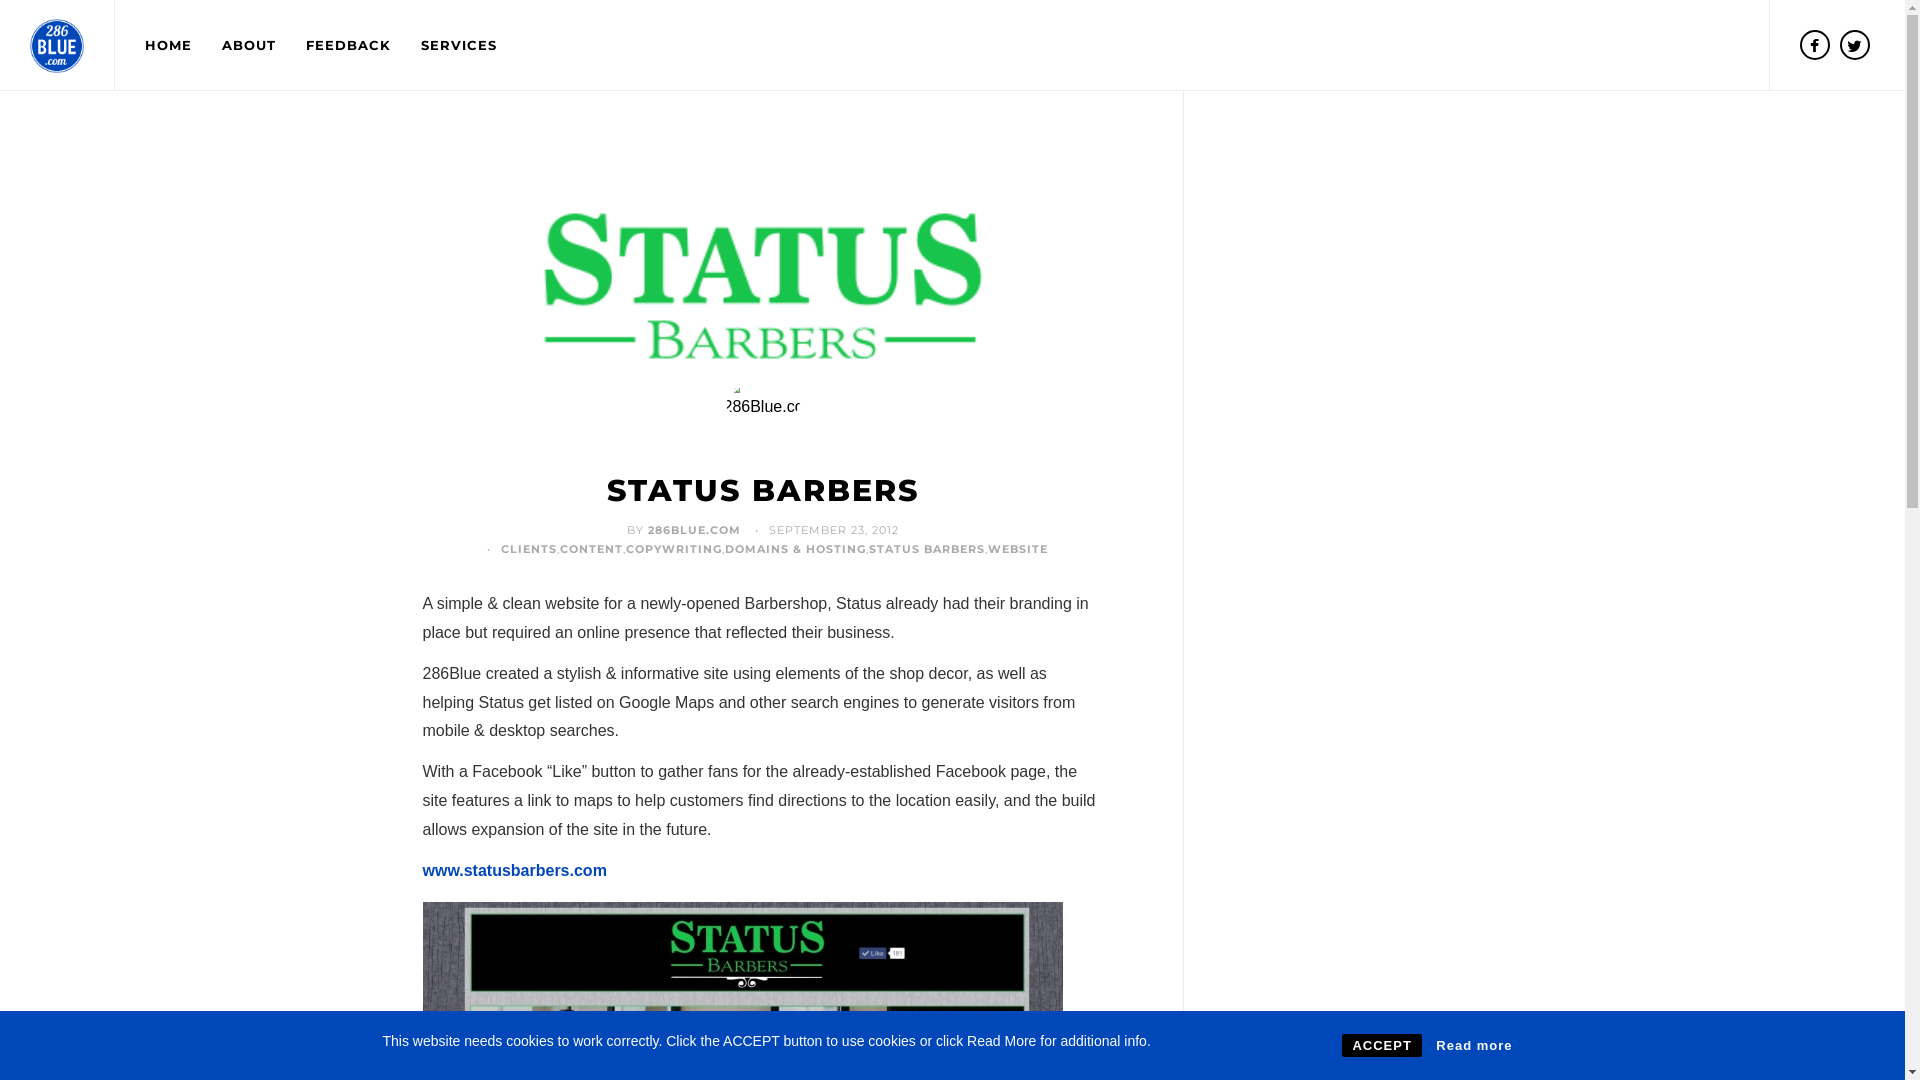  Describe the element at coordinates (694, 528) in the screenshot. I see `'286BLUE.COM'` at that location.